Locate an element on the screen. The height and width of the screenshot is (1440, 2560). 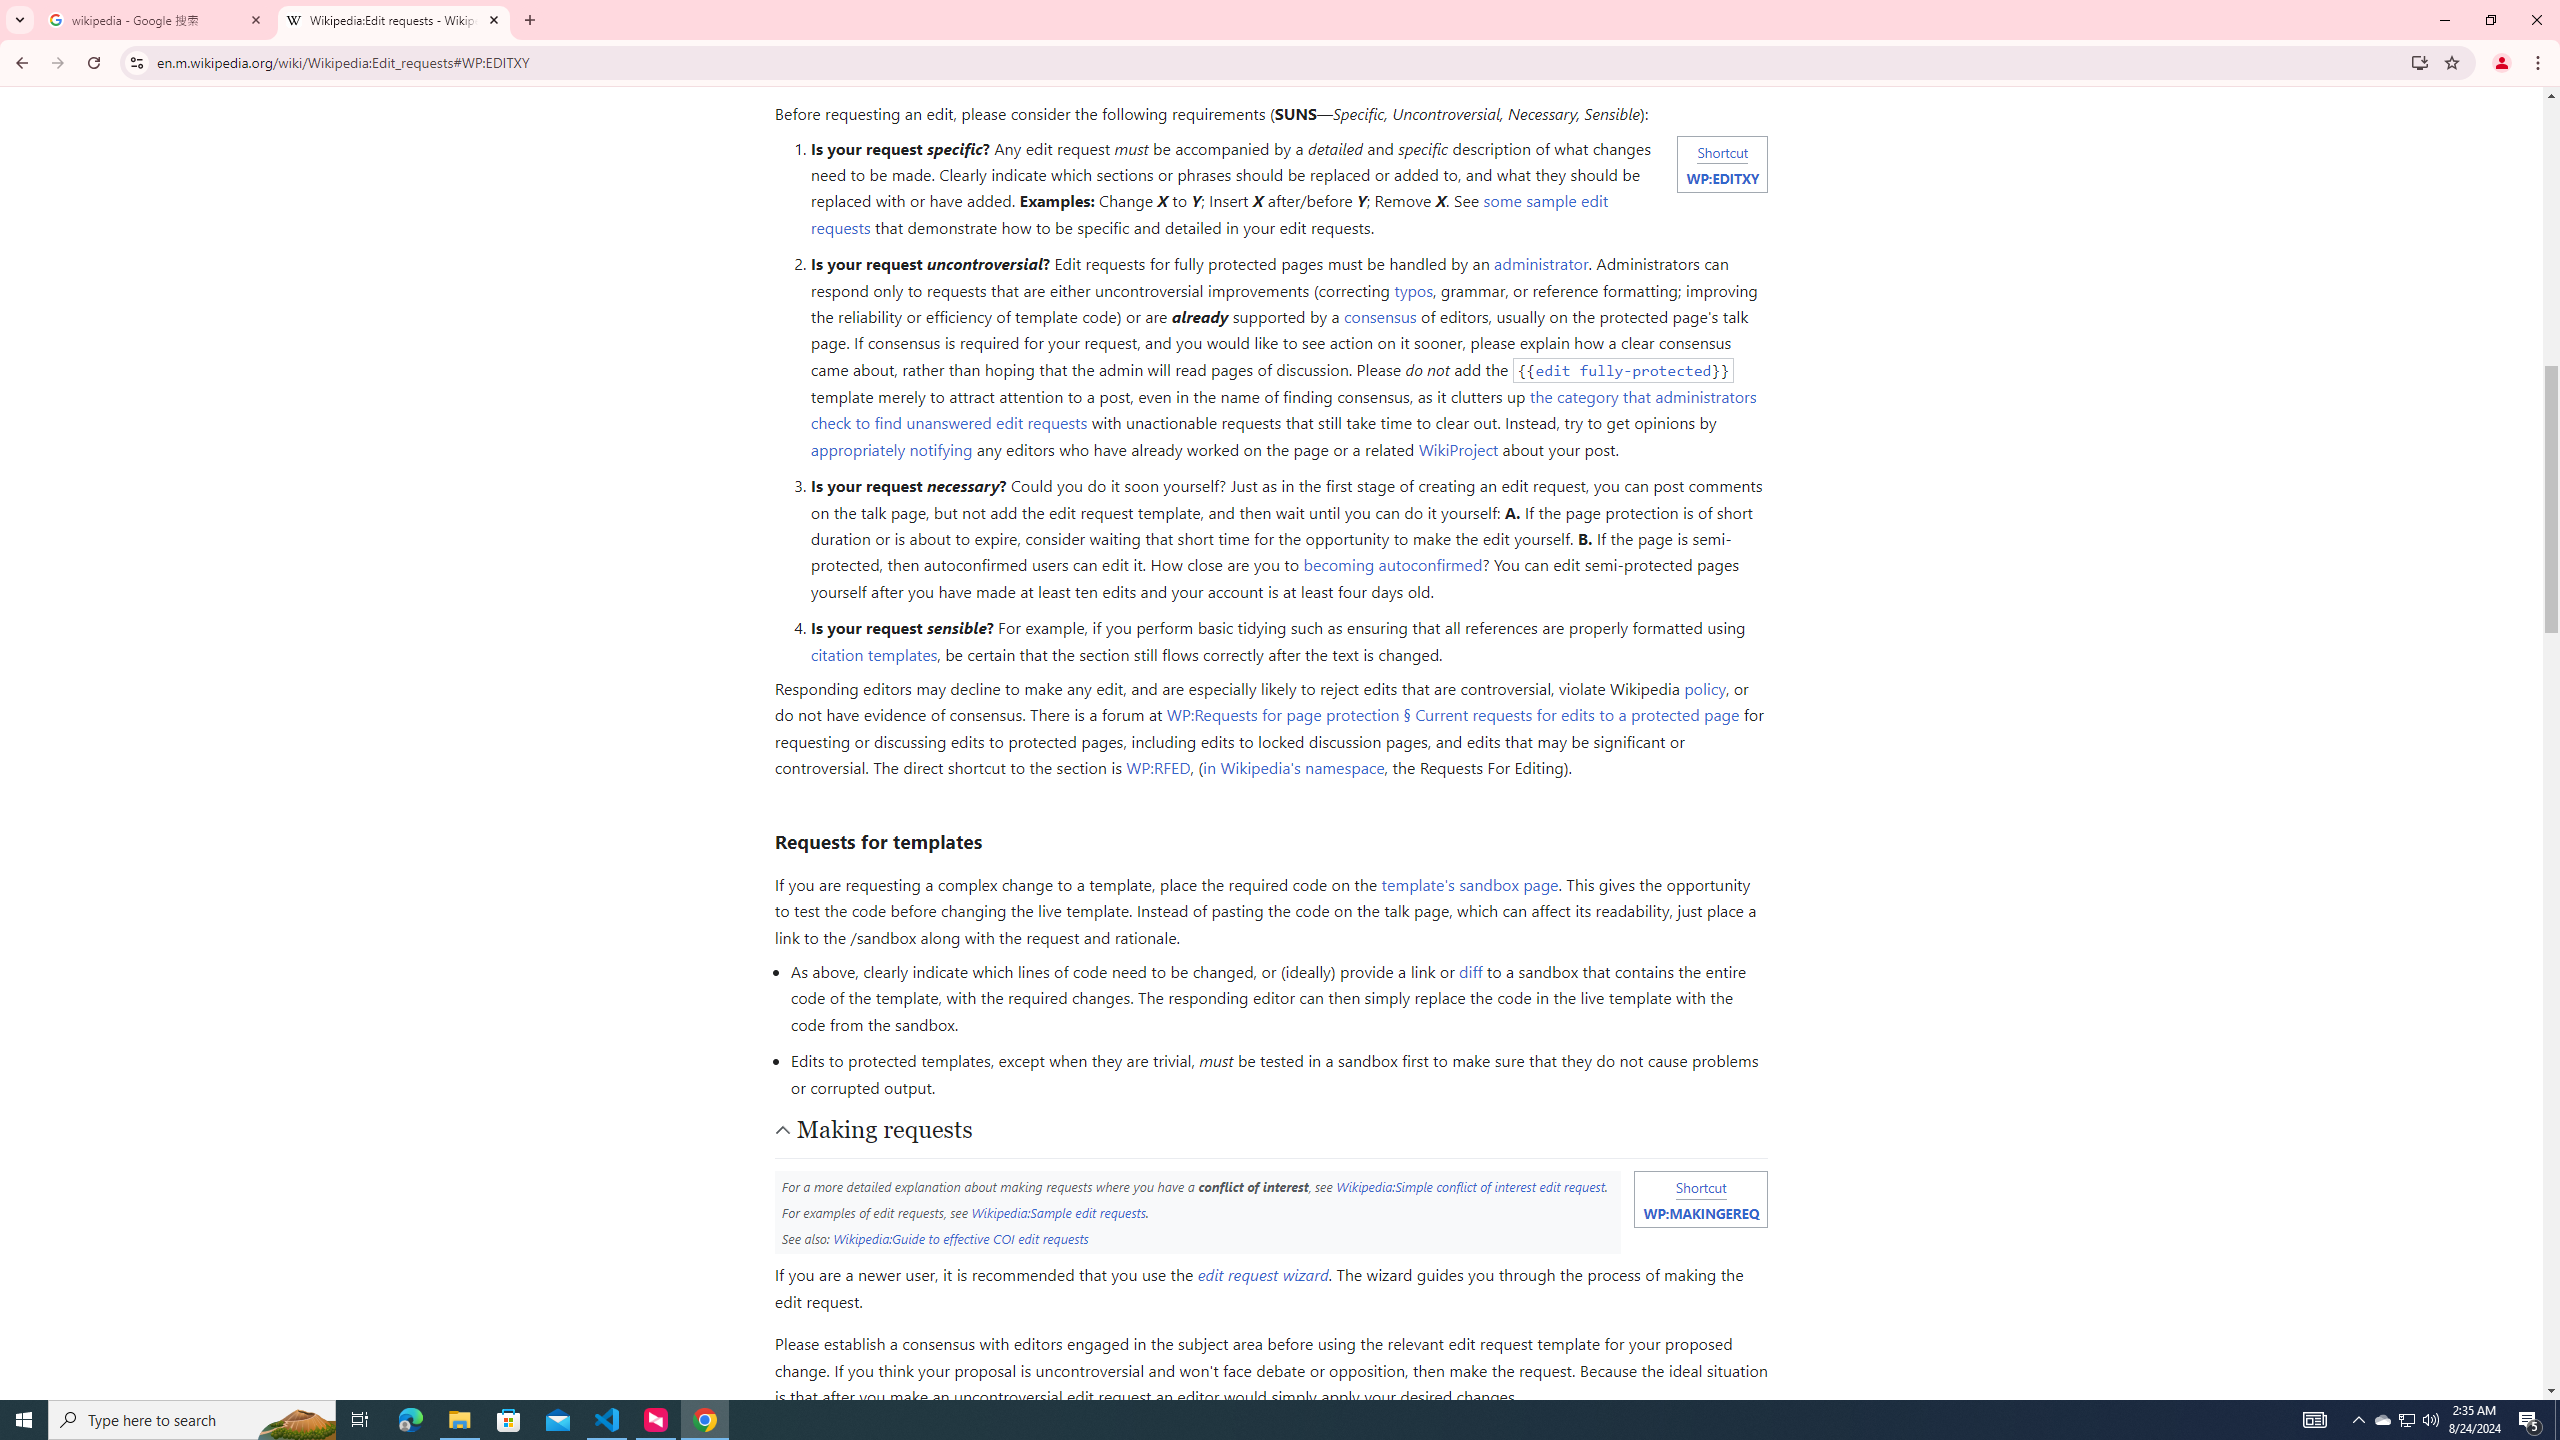
'Wikipedia:Guide to effective COI edit requests' is located at coordinates (959, 1237).